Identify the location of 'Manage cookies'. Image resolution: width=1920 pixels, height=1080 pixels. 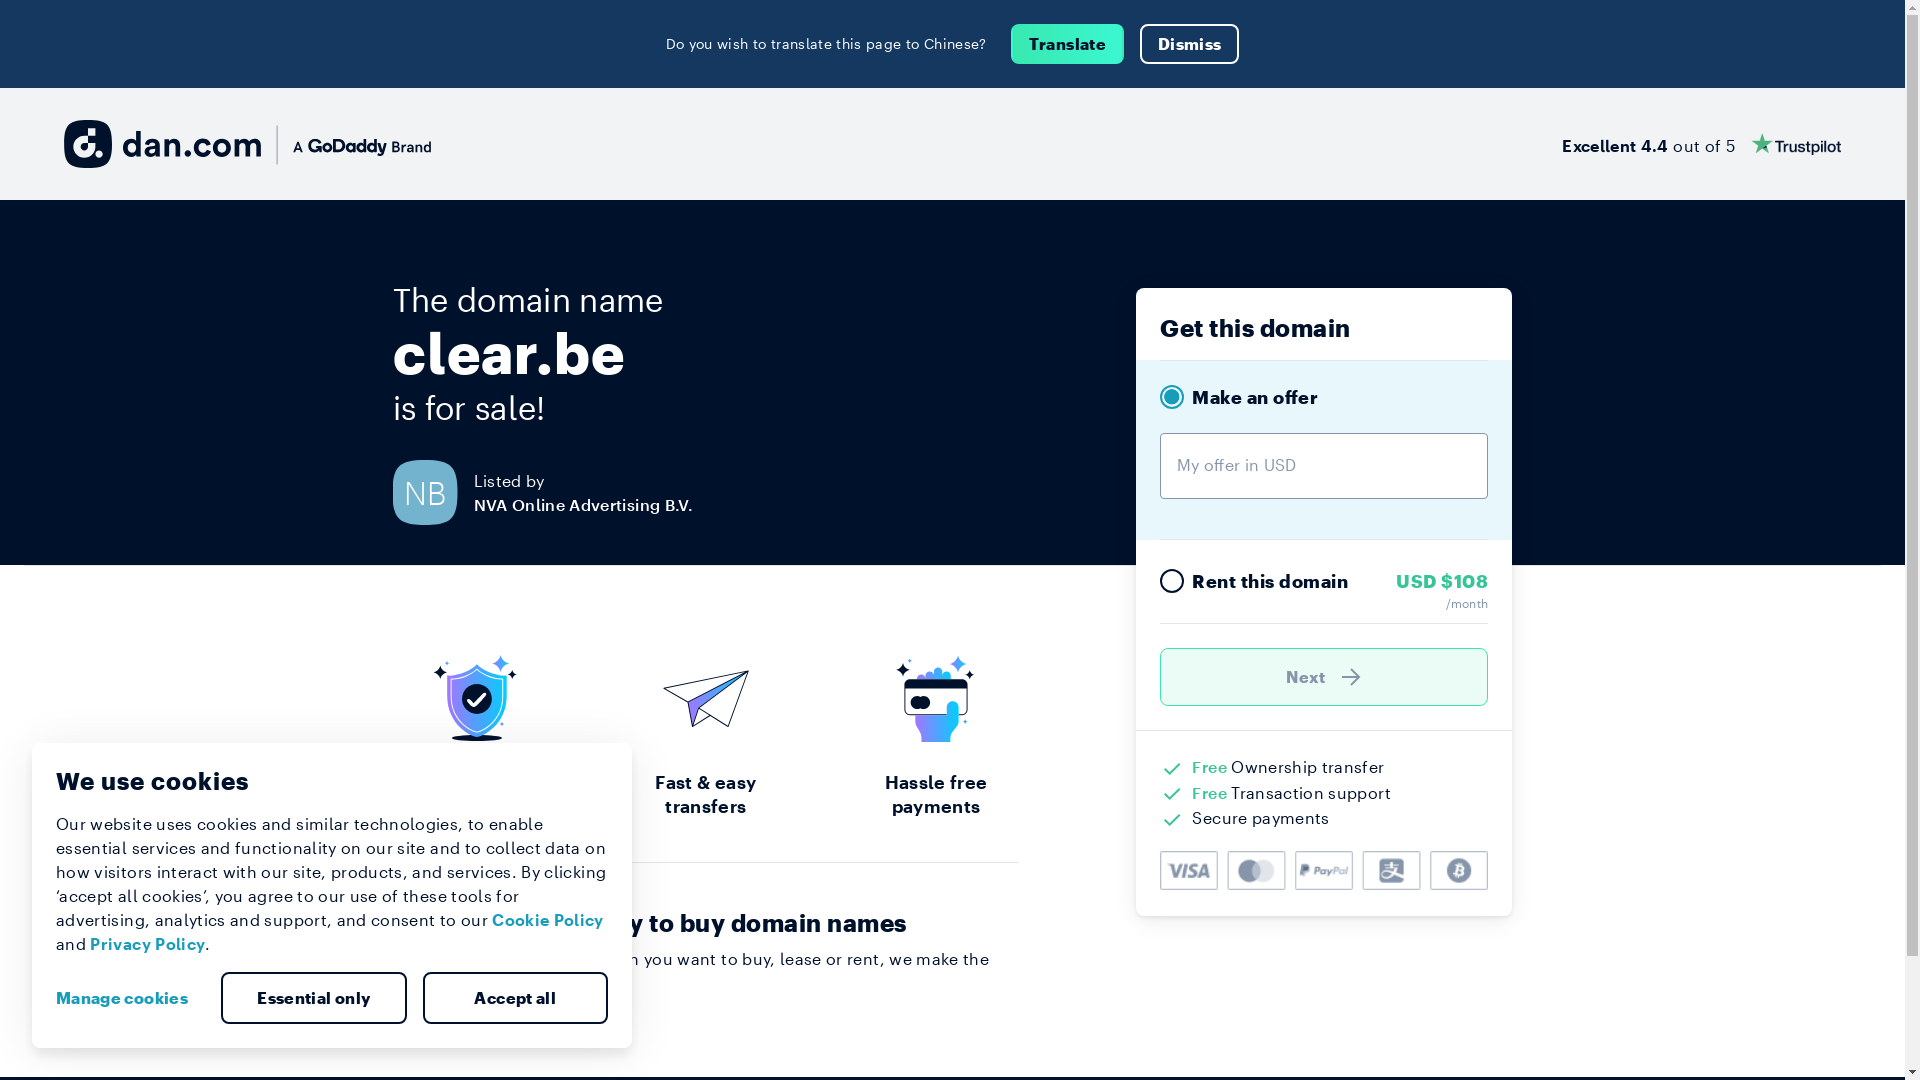
(128, 998).